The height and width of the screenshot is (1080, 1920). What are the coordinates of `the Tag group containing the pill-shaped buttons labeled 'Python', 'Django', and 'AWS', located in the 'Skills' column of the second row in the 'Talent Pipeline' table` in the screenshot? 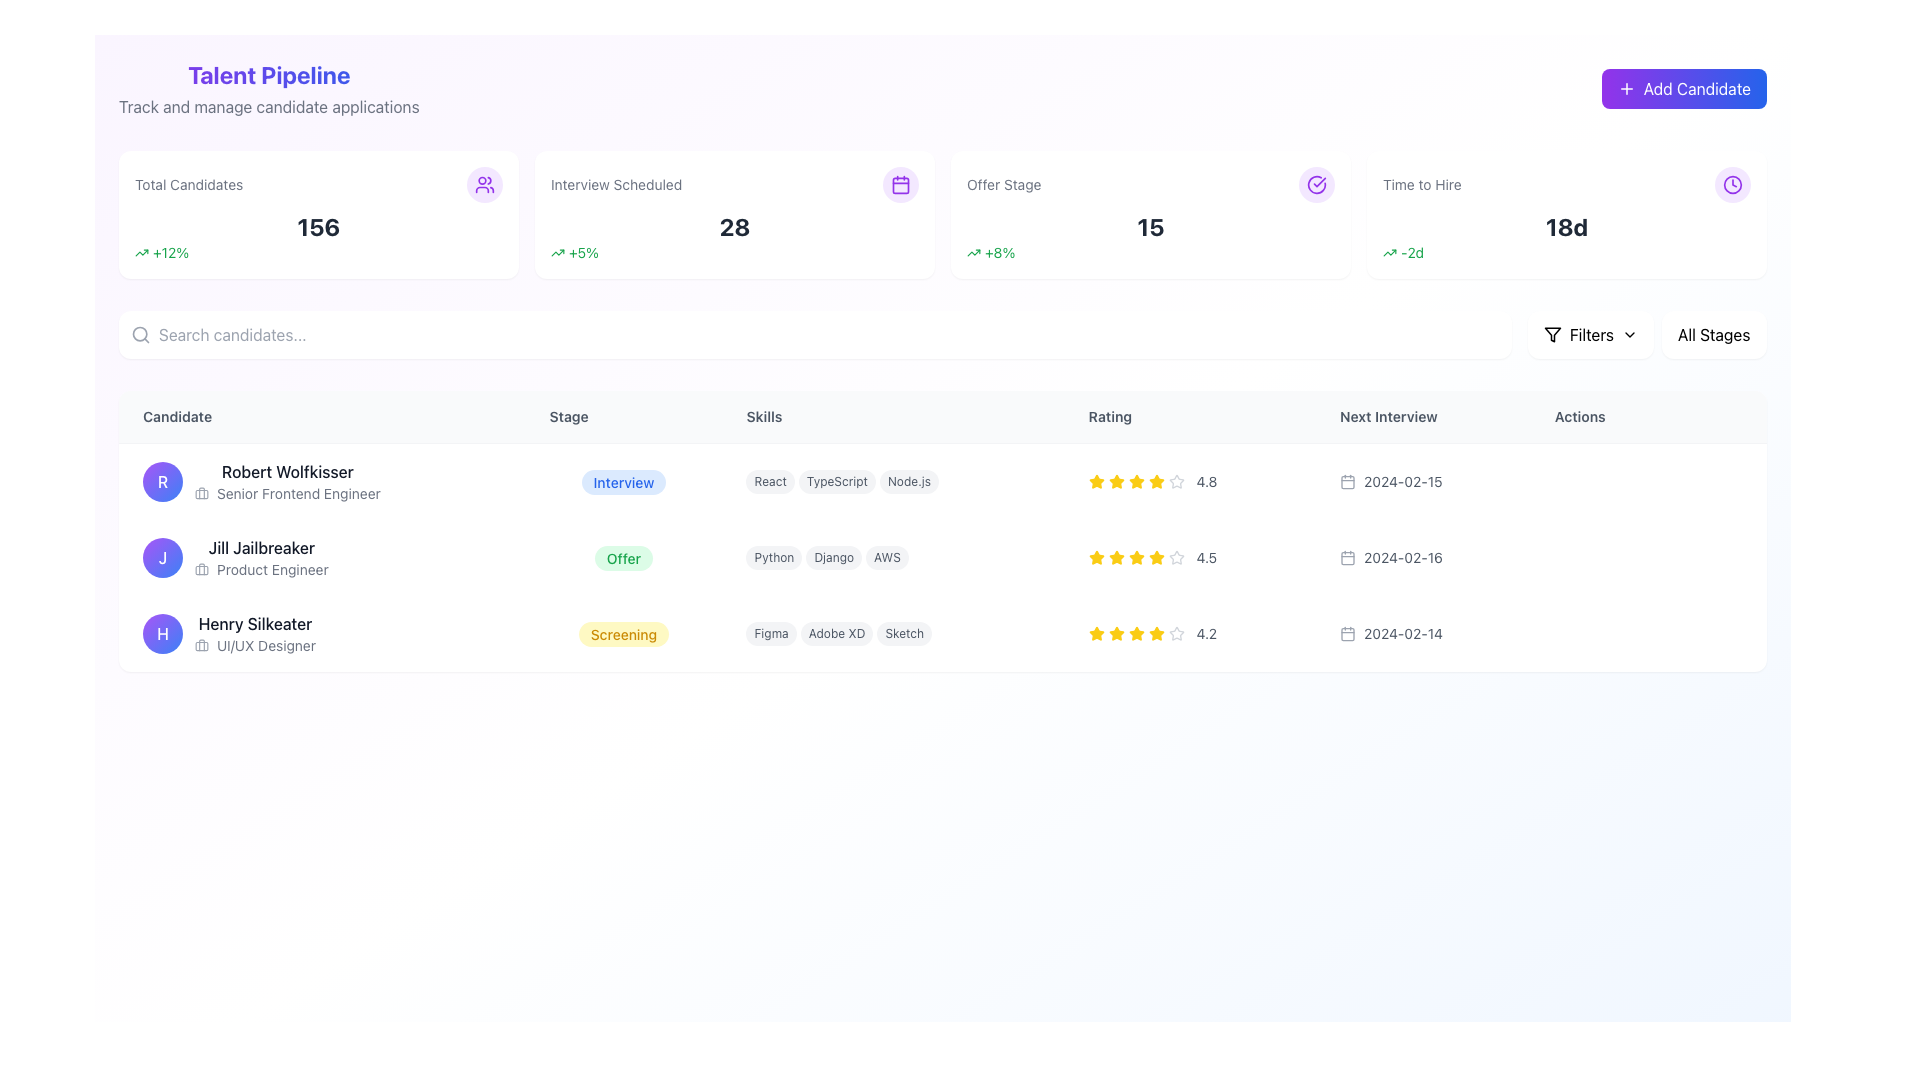 It's located at (892, 558).